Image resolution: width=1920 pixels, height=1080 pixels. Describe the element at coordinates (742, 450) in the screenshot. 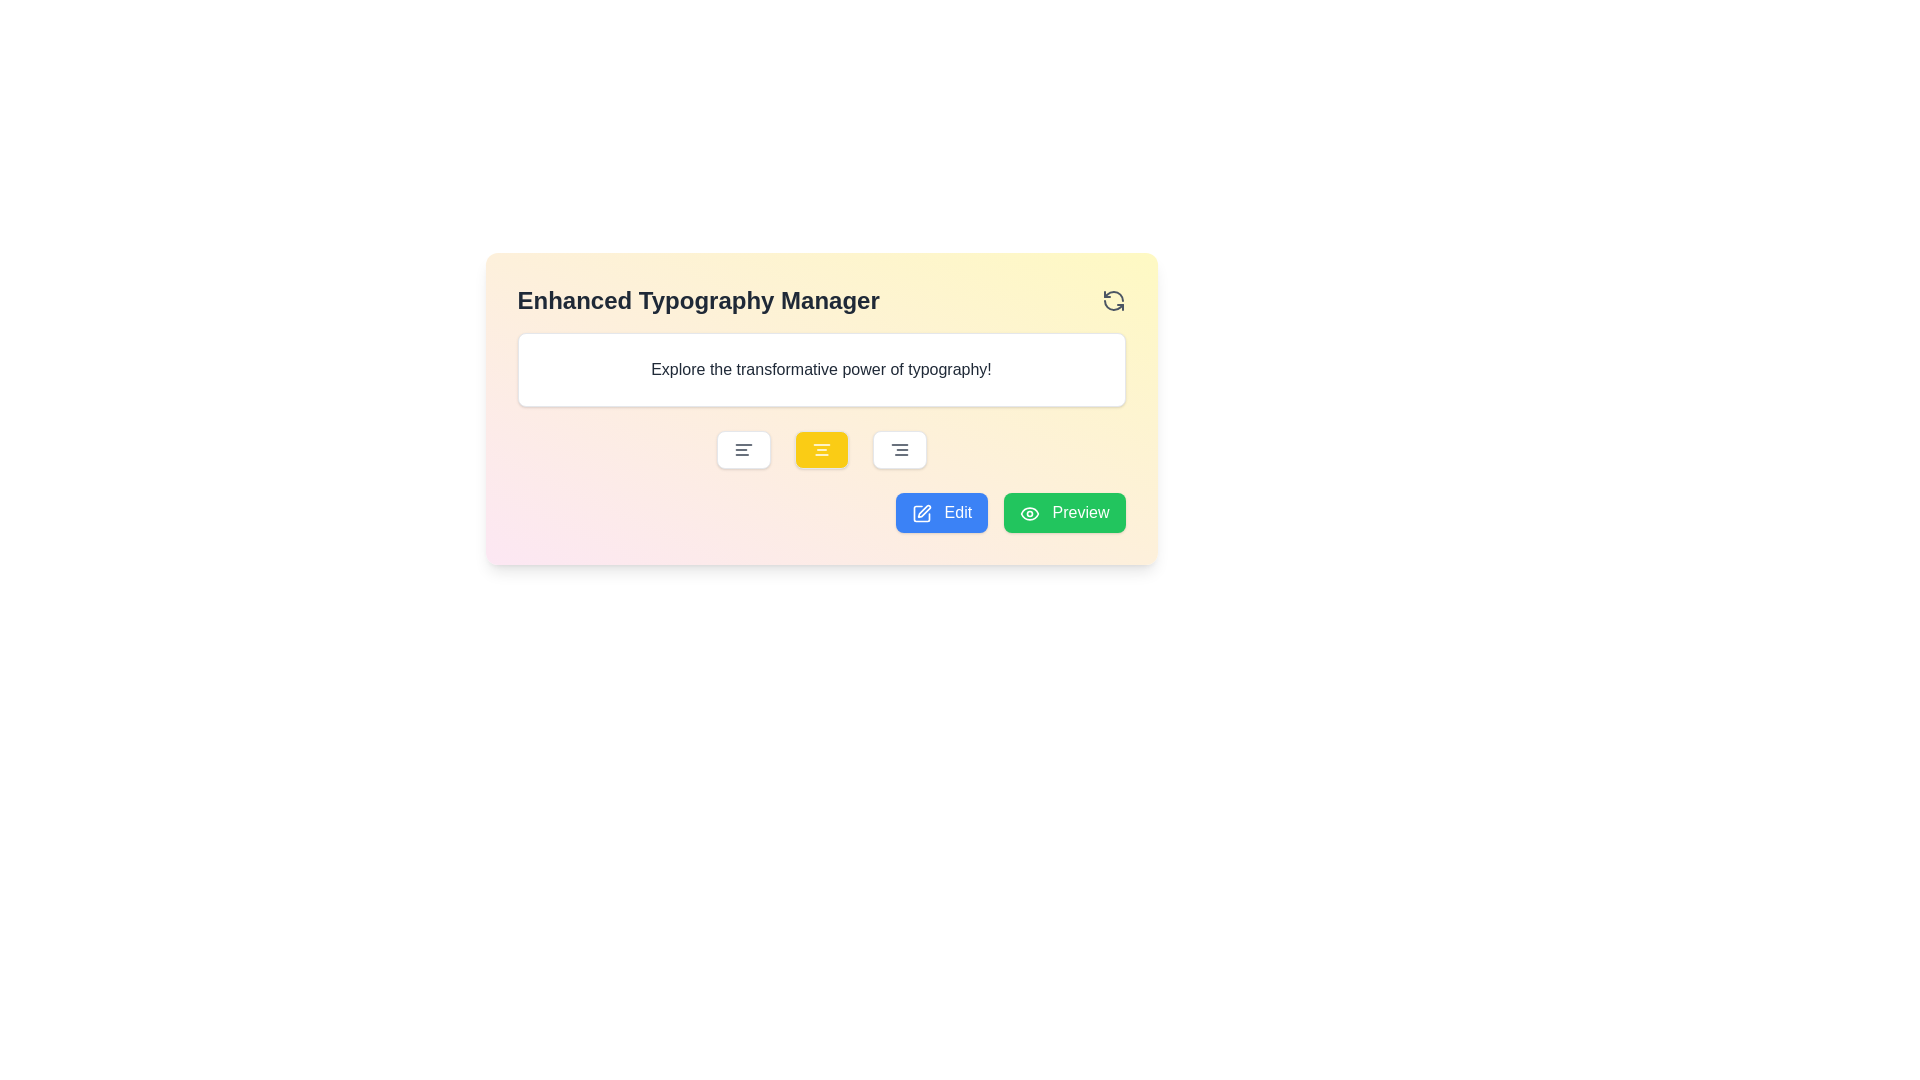

I see `the 'Align Left' button using tab navigation` at that location.